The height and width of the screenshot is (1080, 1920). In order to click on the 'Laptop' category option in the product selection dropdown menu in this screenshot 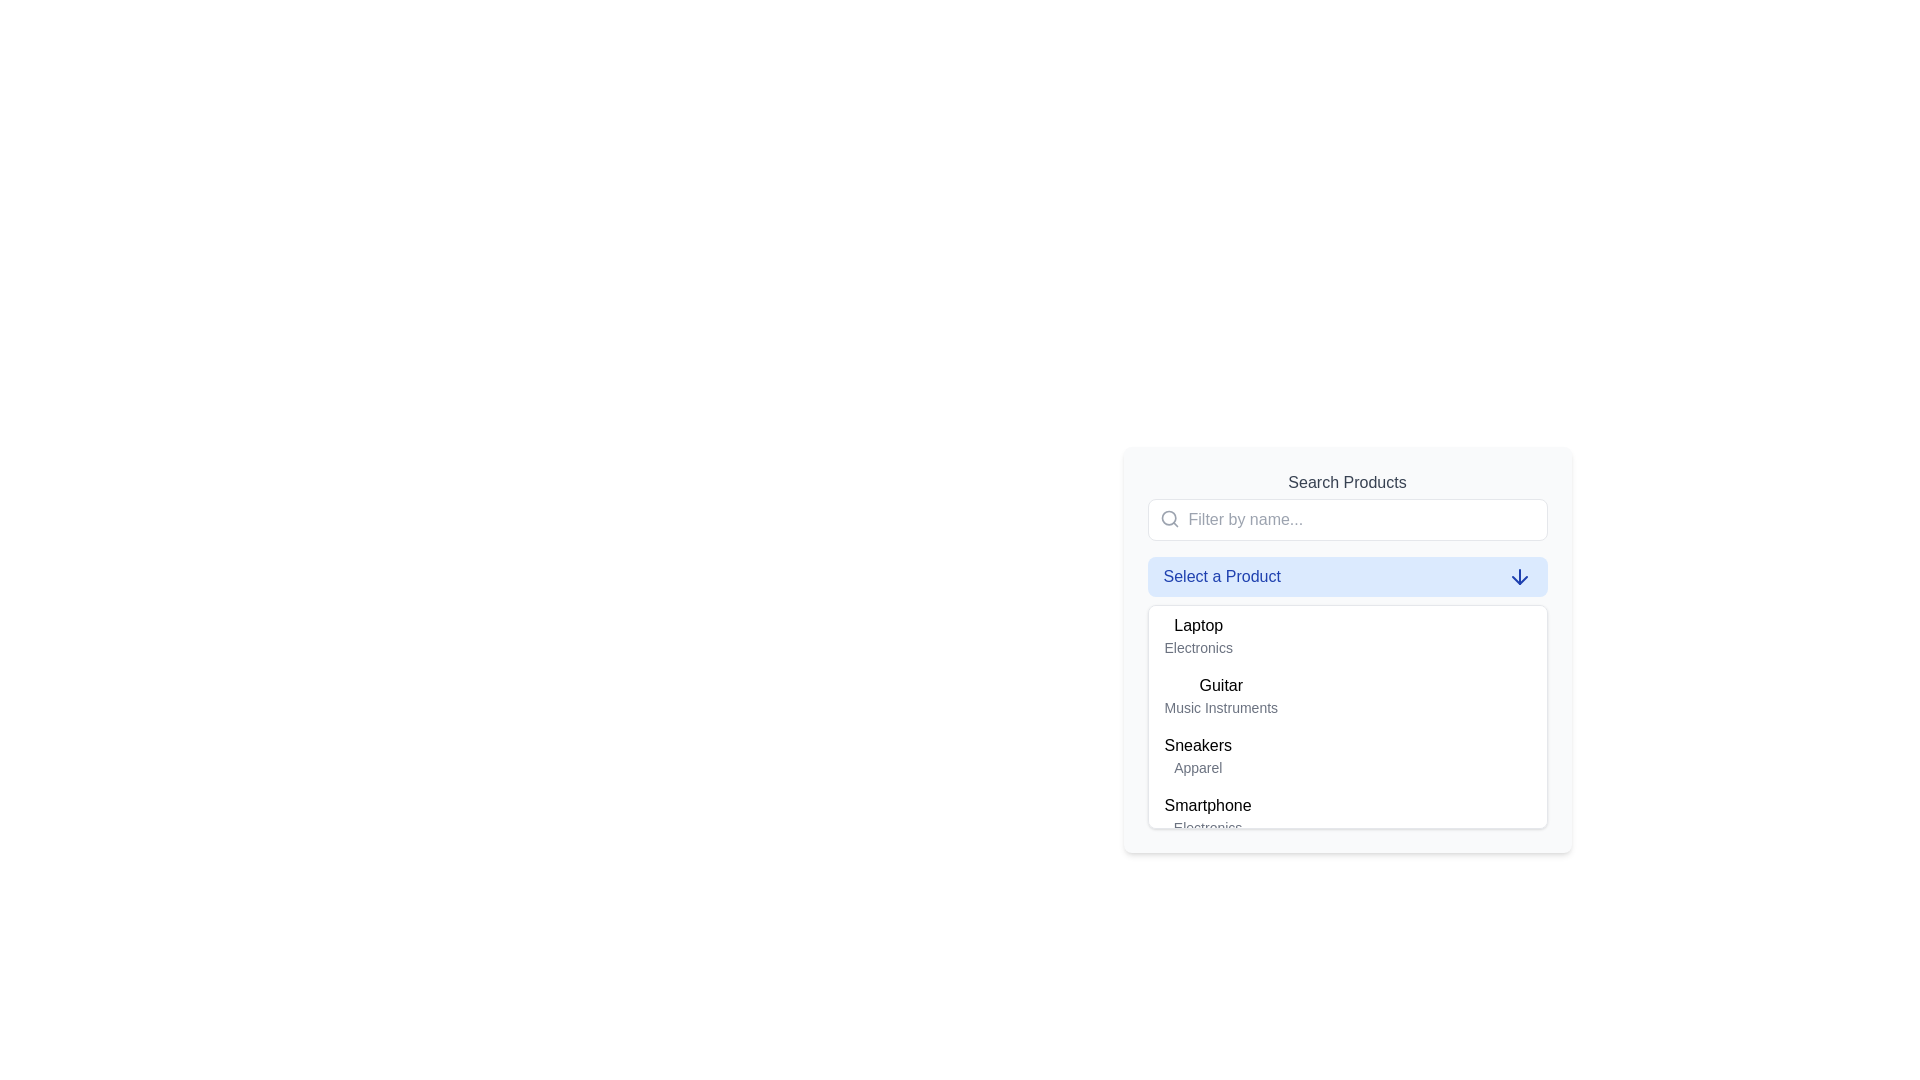, I will do `click(1198, 636)`.